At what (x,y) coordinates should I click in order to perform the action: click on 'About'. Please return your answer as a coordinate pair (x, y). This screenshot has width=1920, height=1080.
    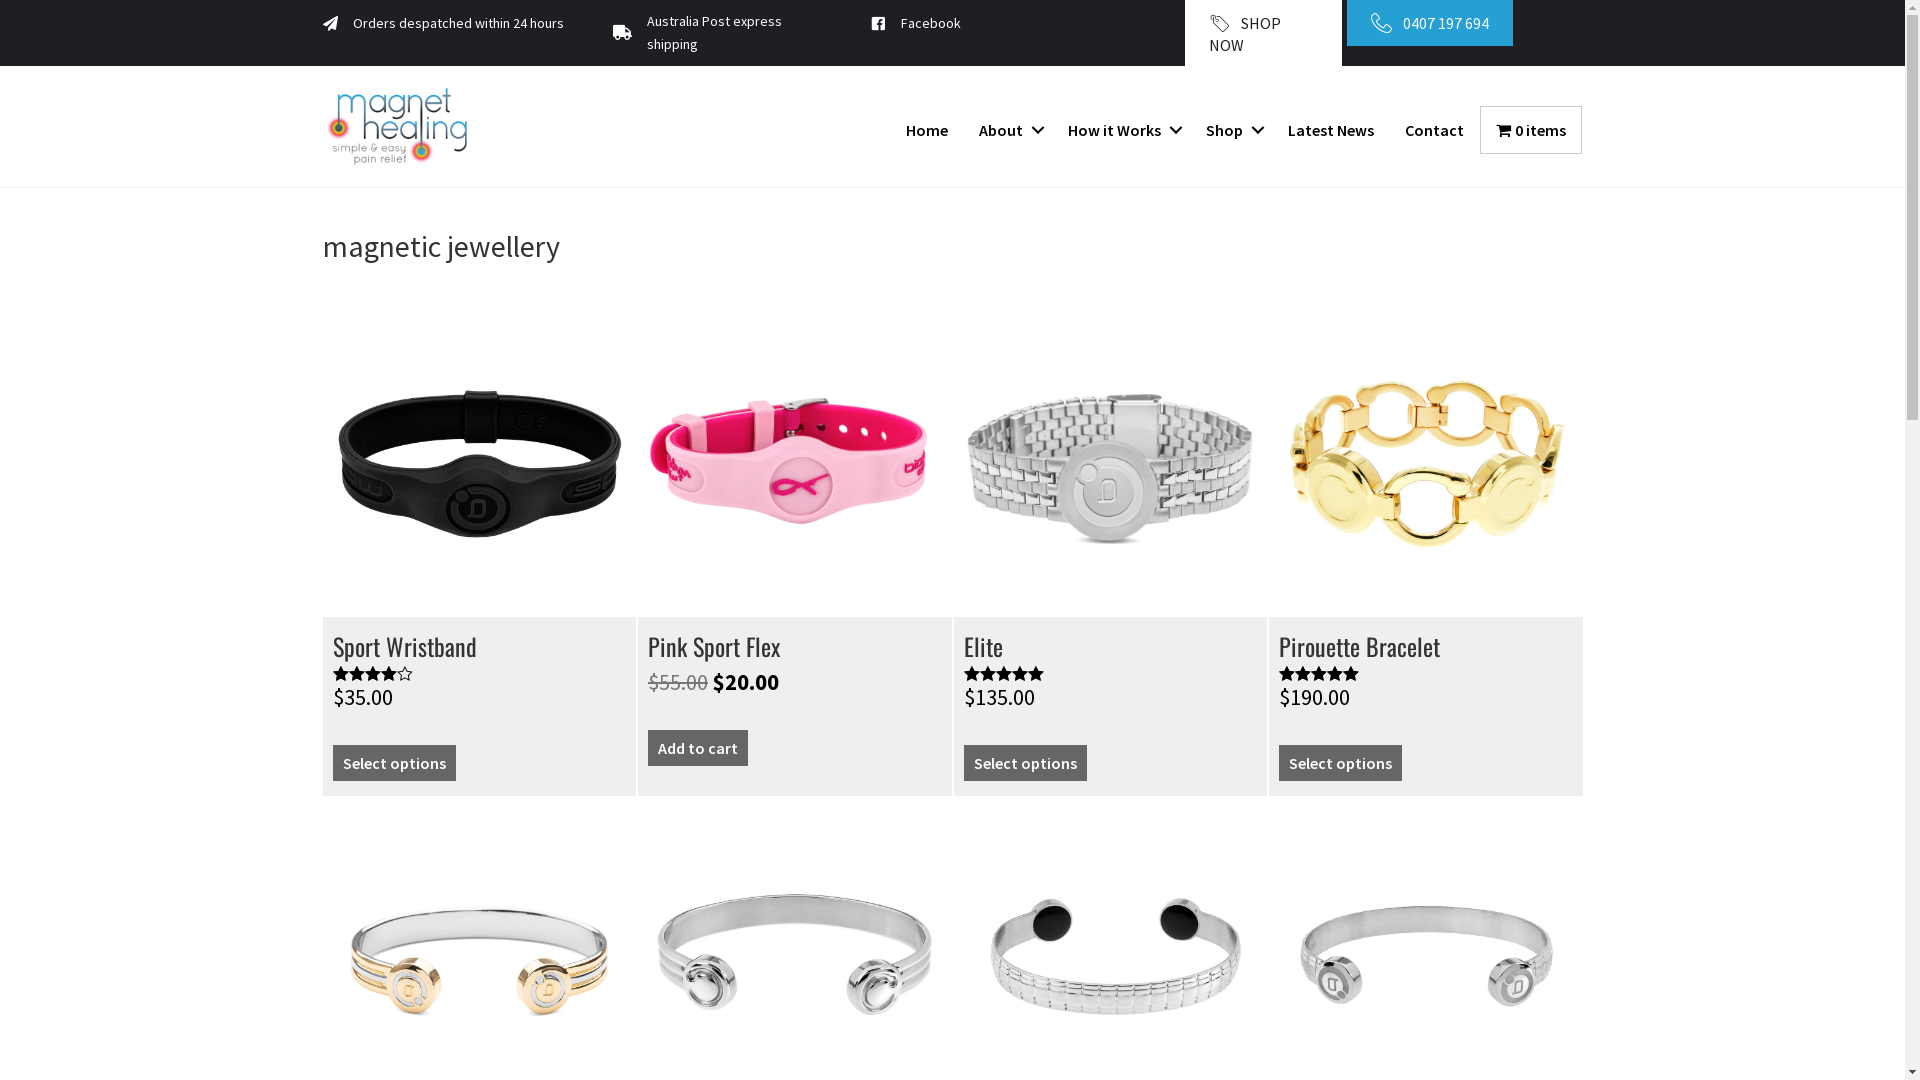
    Looking at the image, I should click on (1008, 130).